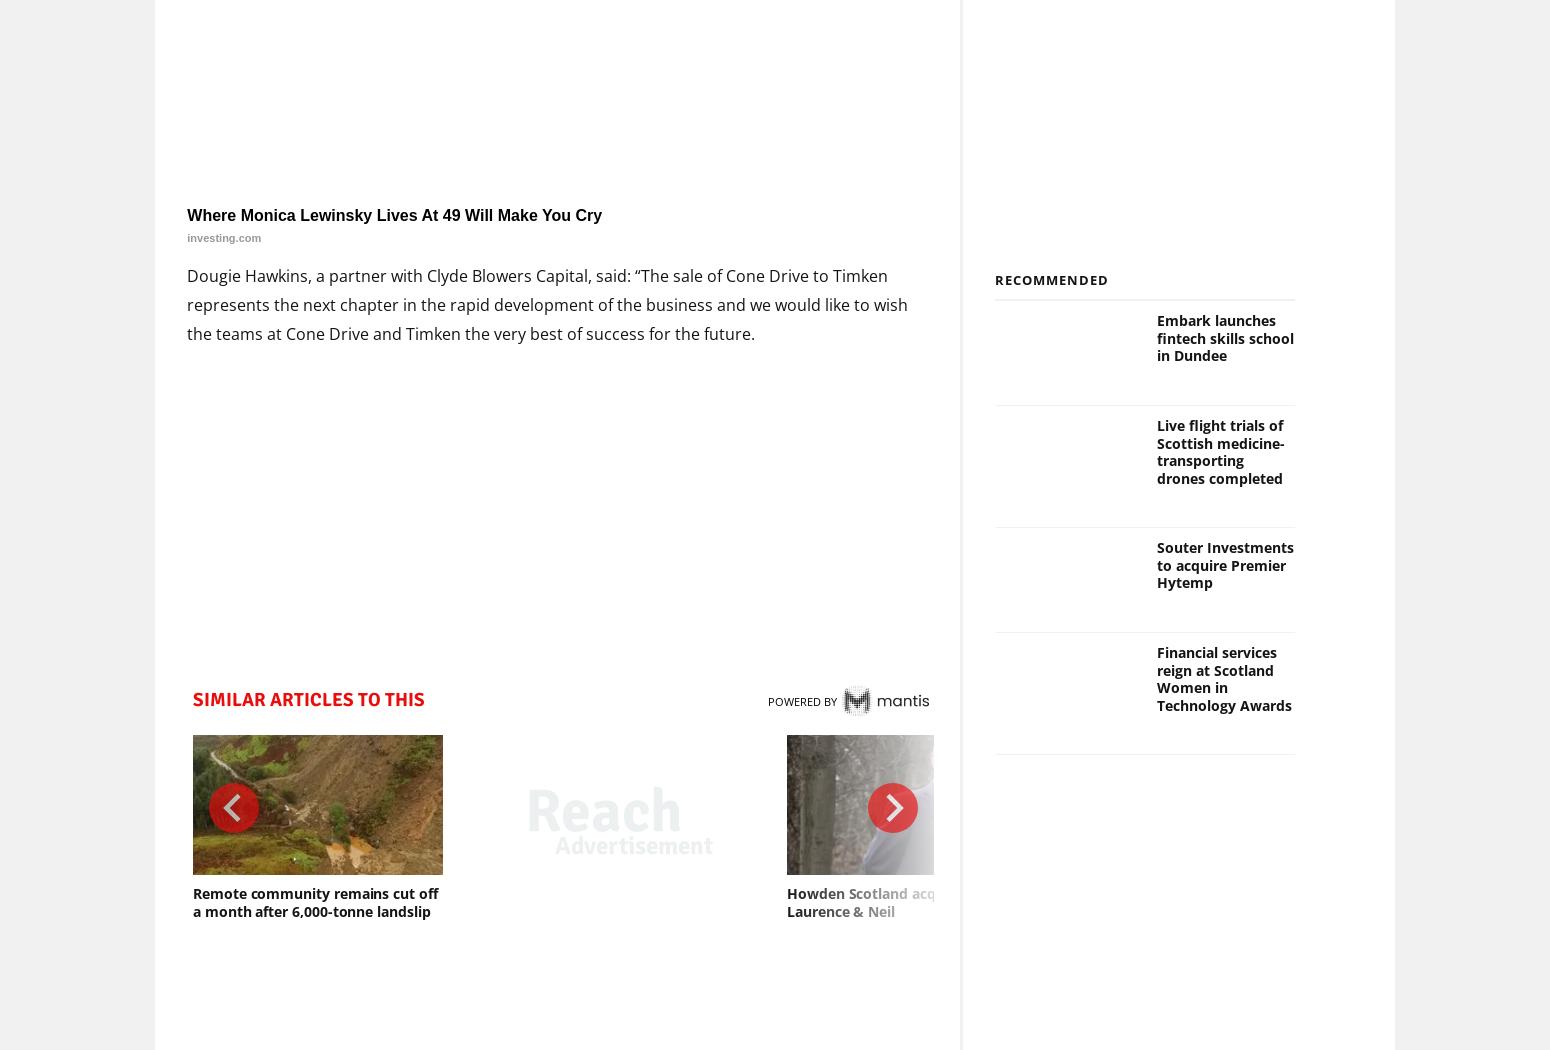 This screenshot has height=1050, width=1550. I want to click on 'Live flight trials of Scottish medicine-transporting drones completed', so click(1220, 451).